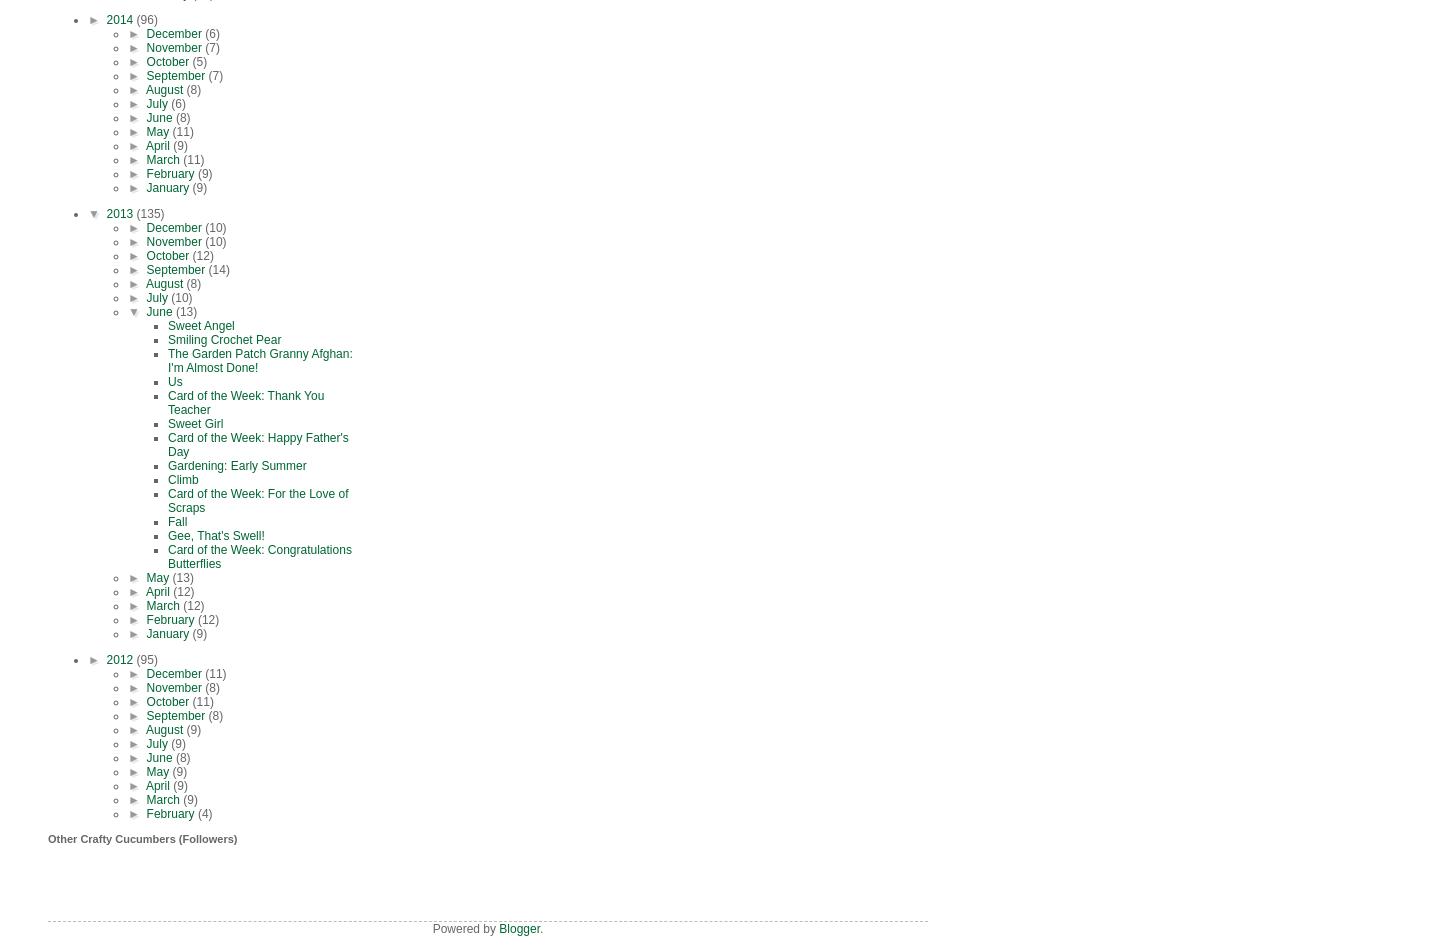 The image size is (1448, 952). What do you see at coordinates (258, 444) in the screenshot?
I see `'Card of the Week: Happy Father's Day'` at bounding box center [258, 444].